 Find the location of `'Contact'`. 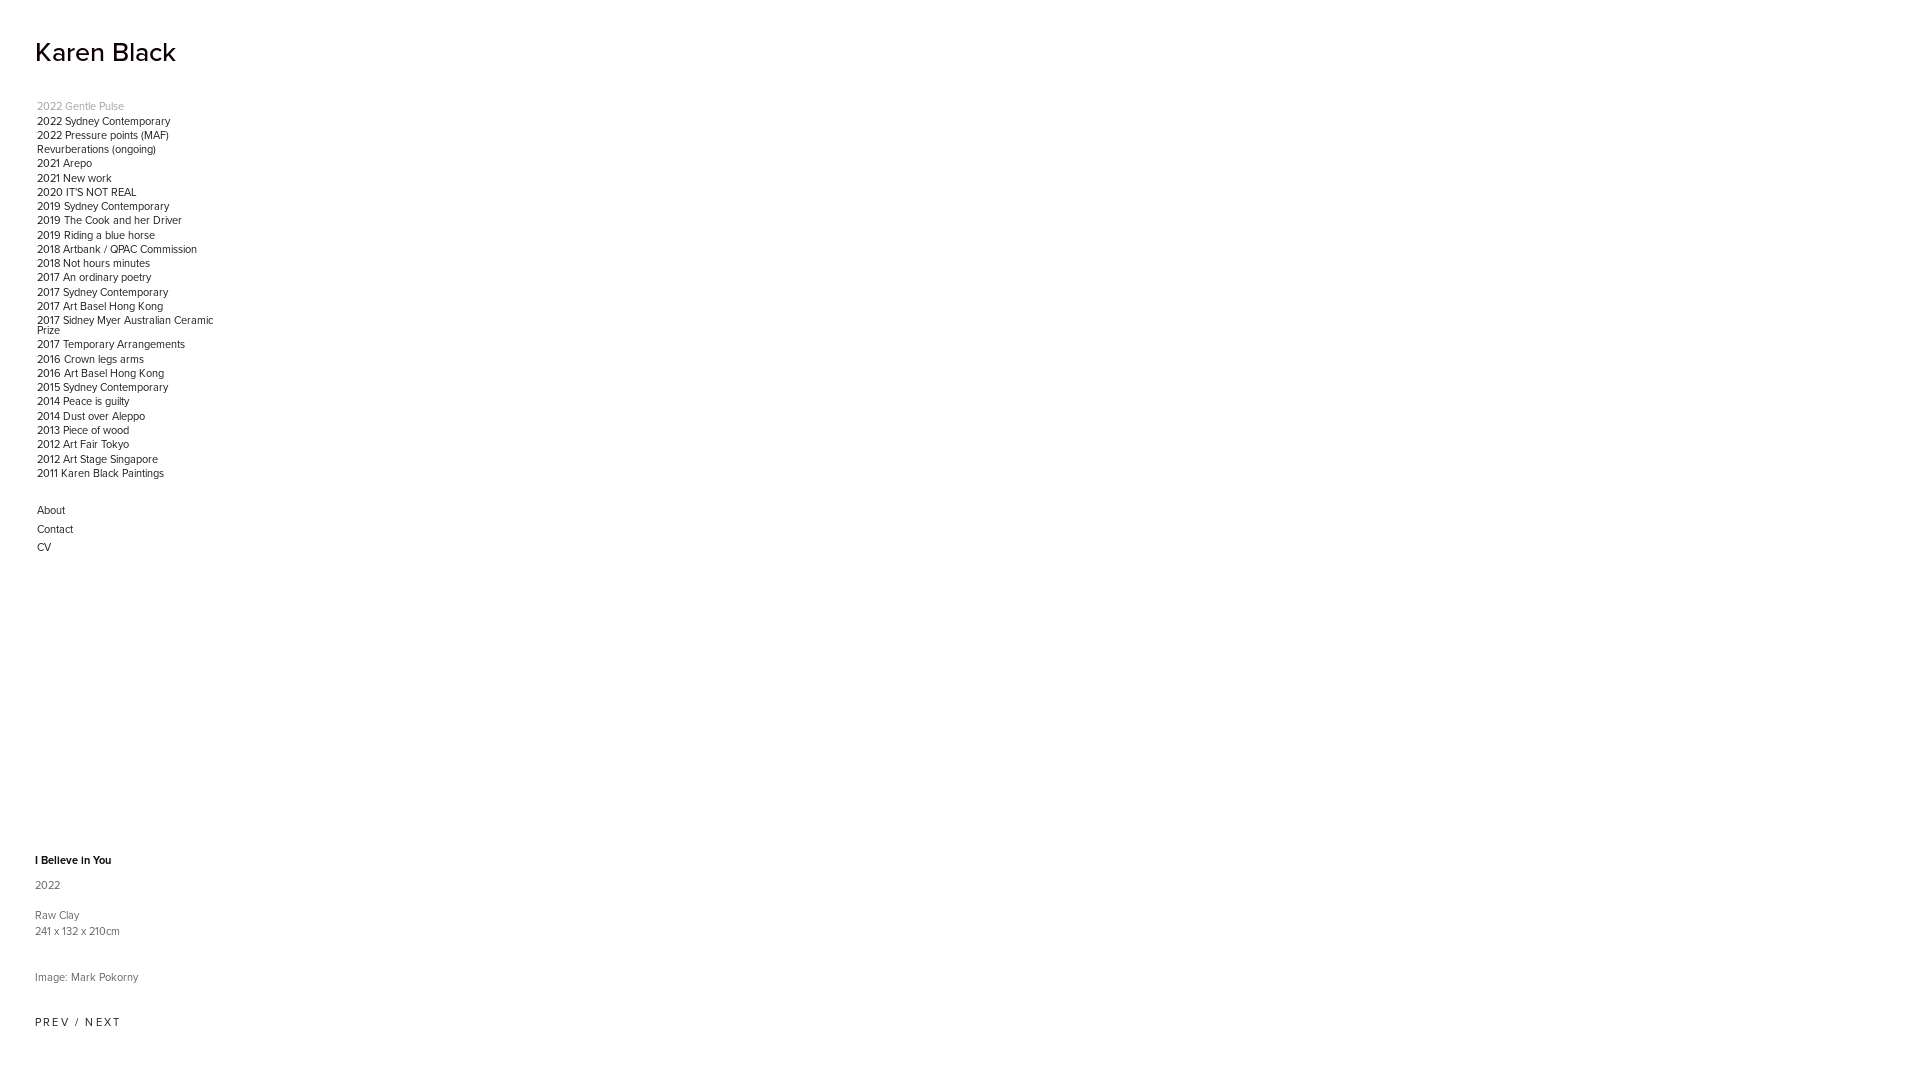

'Contact' is located at coordinates (128, 528).